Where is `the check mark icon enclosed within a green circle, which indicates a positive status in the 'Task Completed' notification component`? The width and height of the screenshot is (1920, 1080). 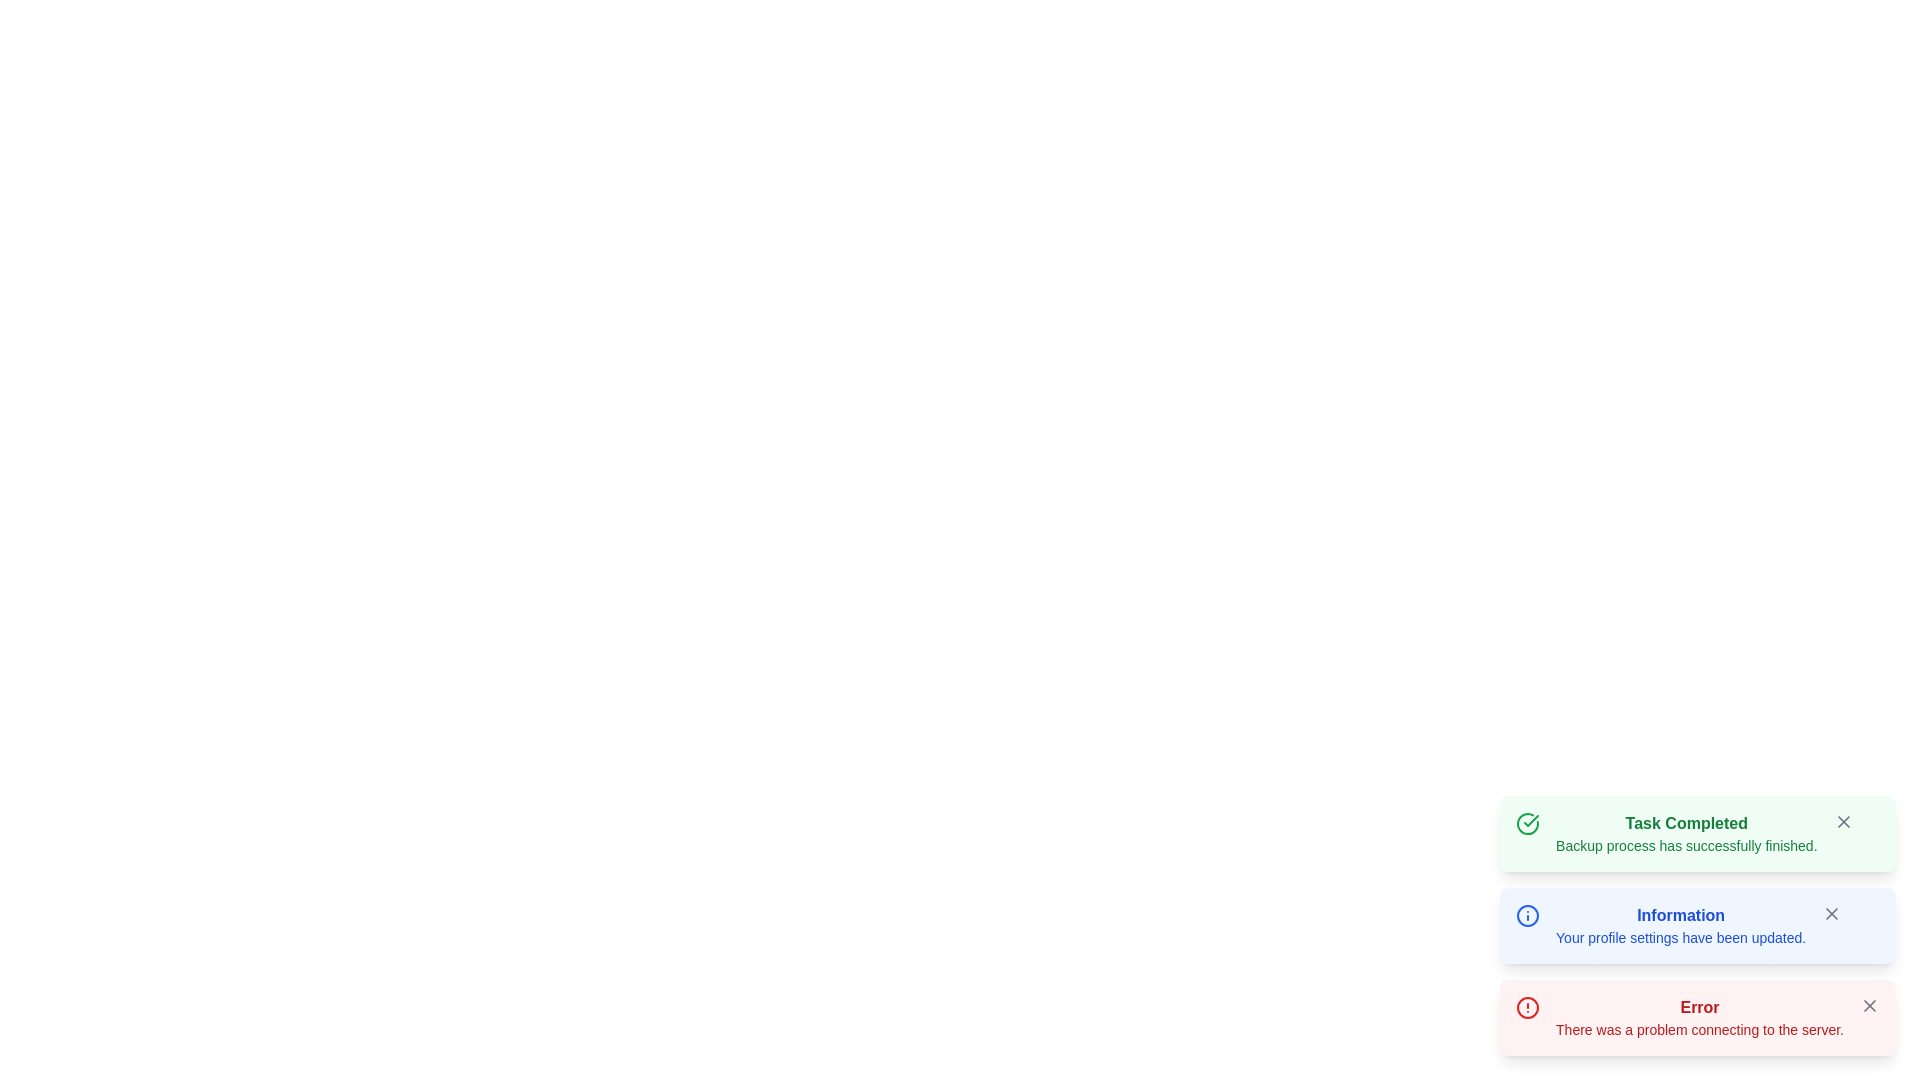
the check mark icon enclosed within a green circle, which indicates a positive status in the 'Task Completed' notification component is located at coordinates (1530, 821).